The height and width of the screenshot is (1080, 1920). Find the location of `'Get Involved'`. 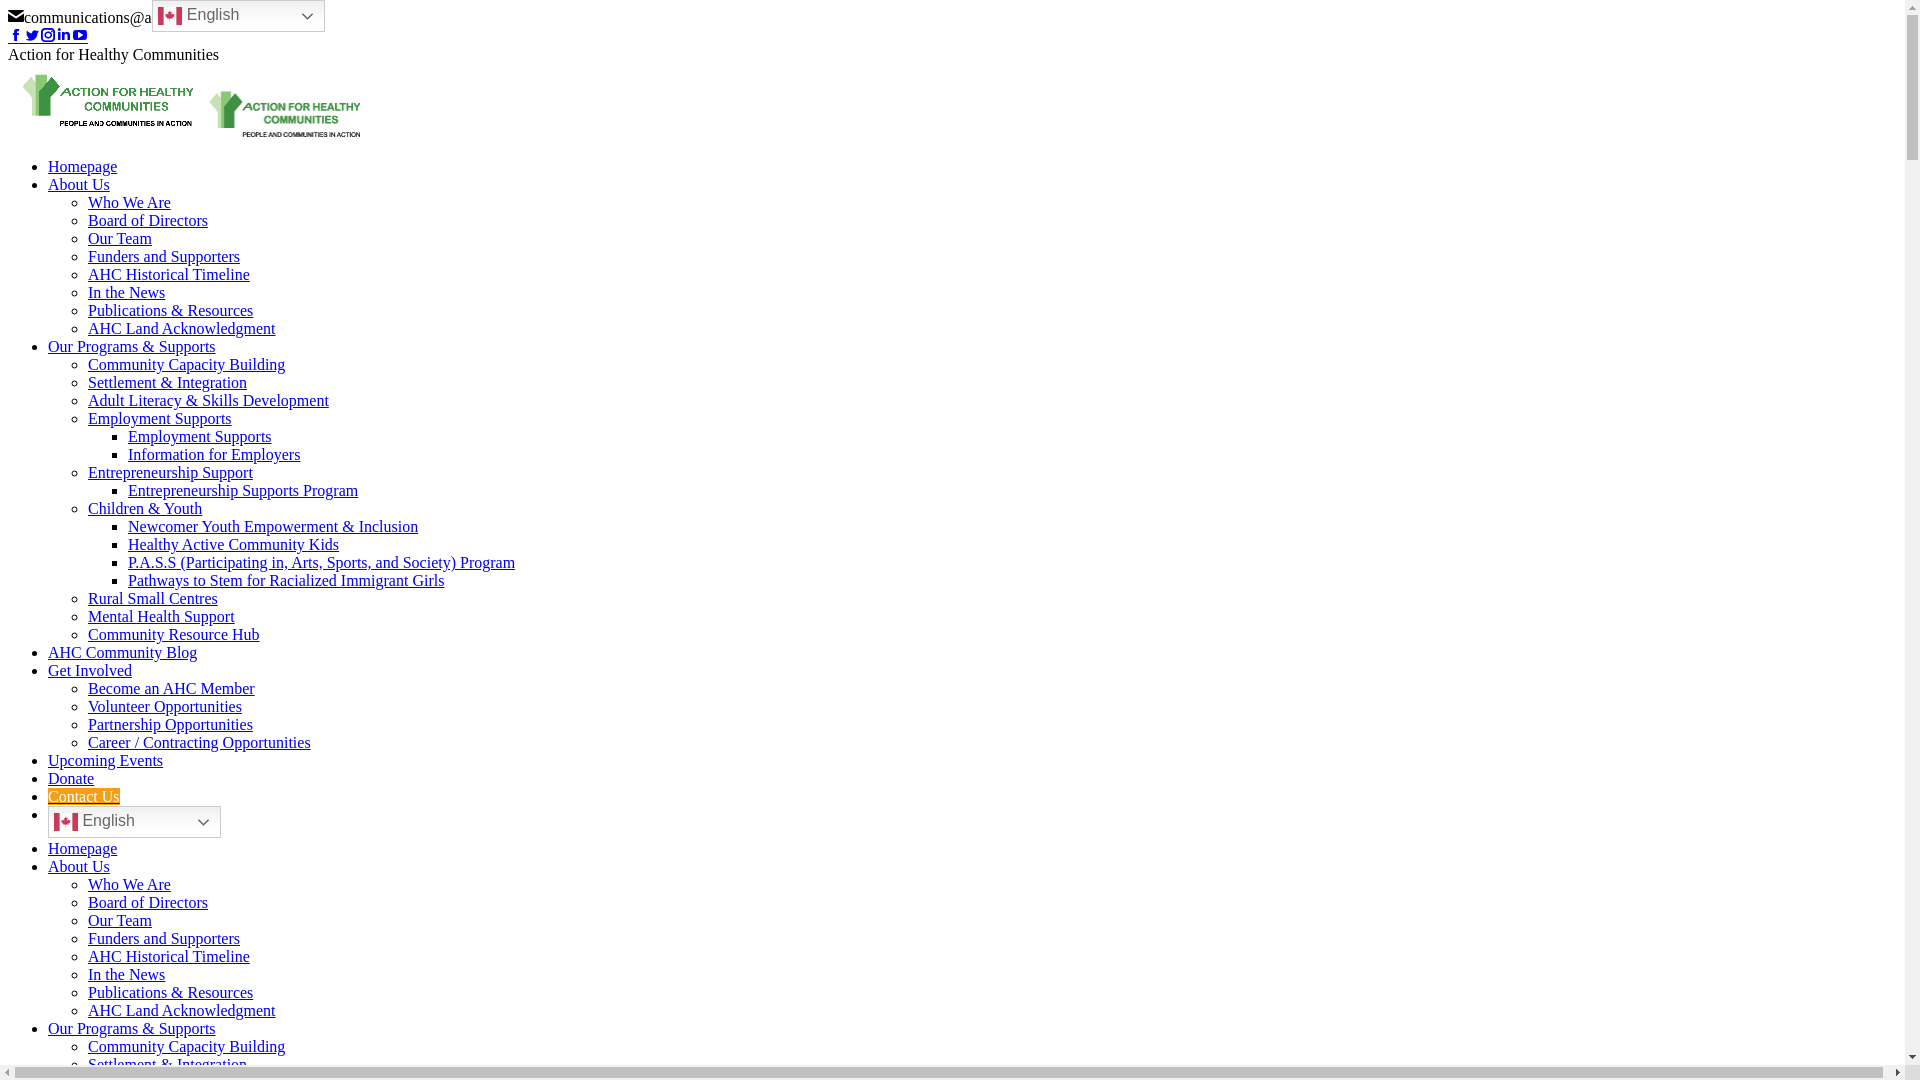

'Get Involved' is located at coordinates (48, 670).